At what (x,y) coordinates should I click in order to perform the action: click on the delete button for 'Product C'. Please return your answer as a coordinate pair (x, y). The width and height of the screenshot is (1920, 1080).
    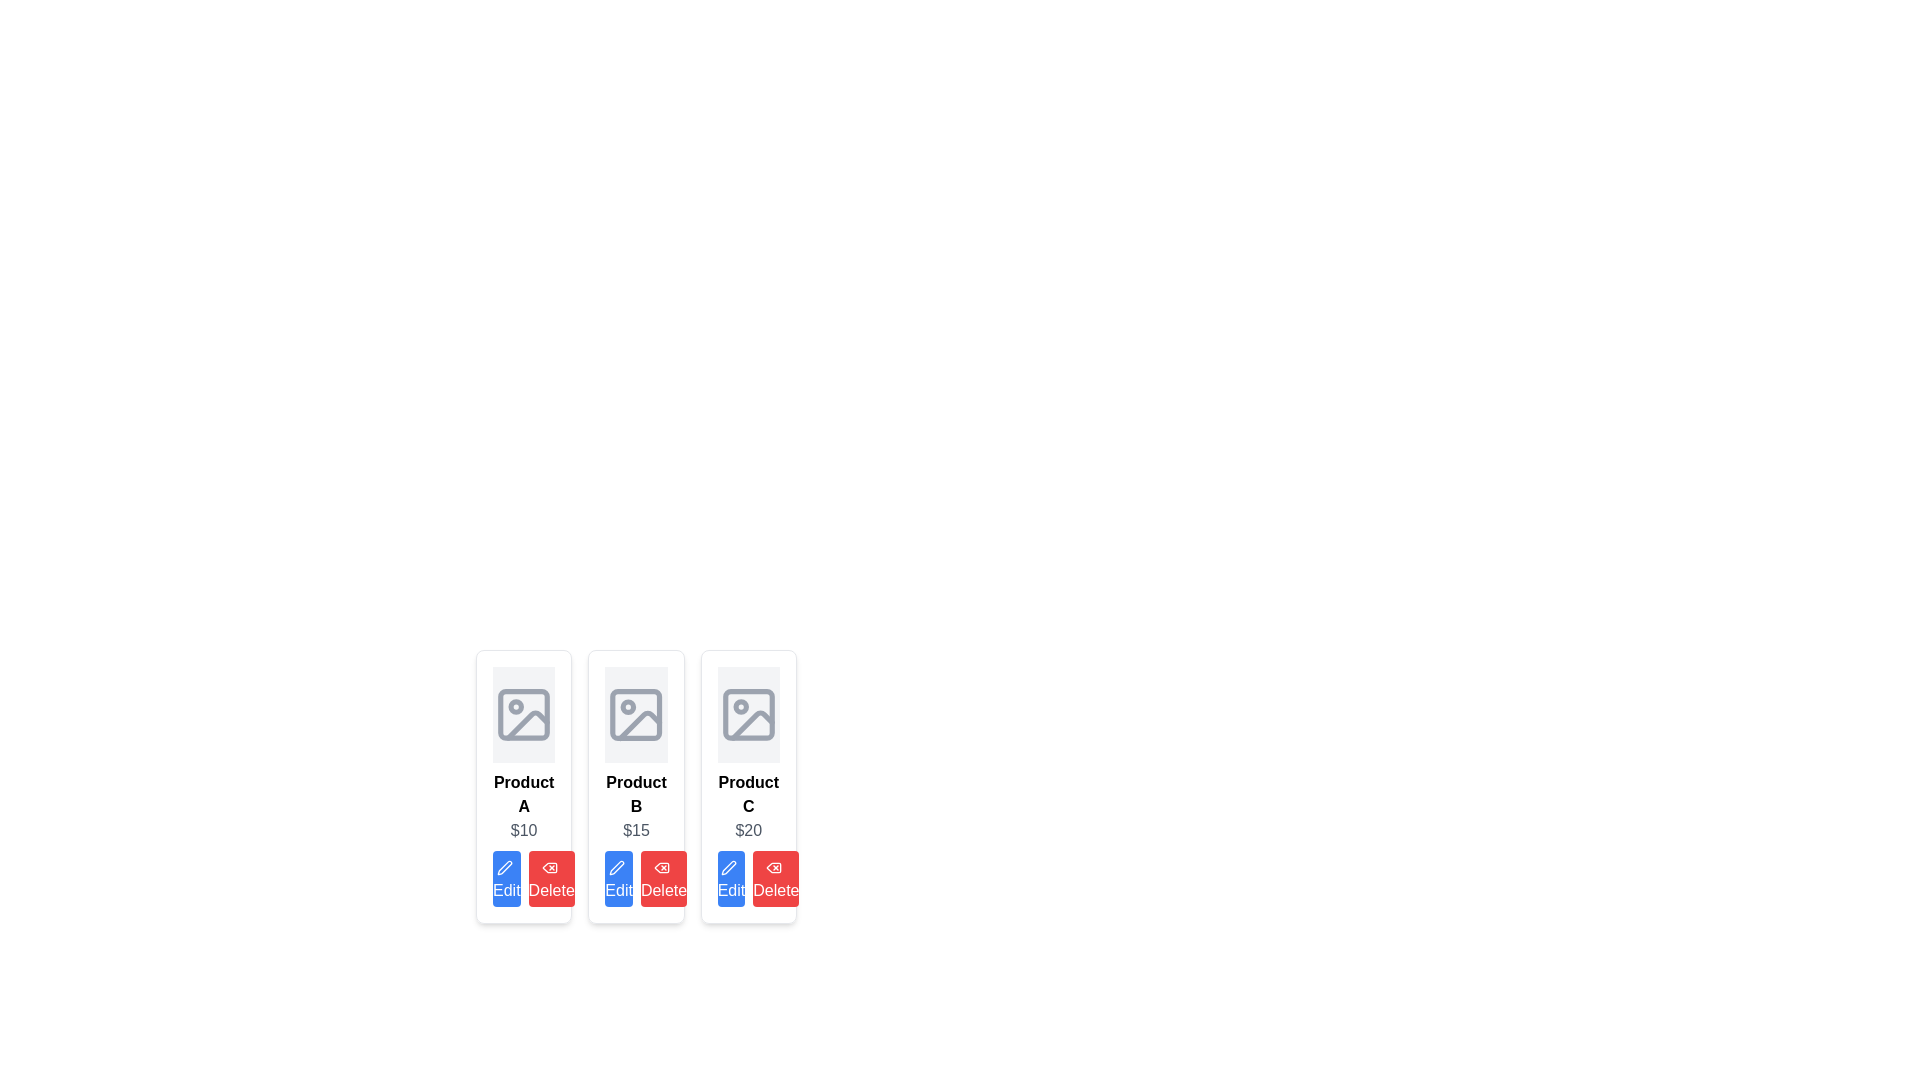
    Looking at the image, I should click on (775, 878).